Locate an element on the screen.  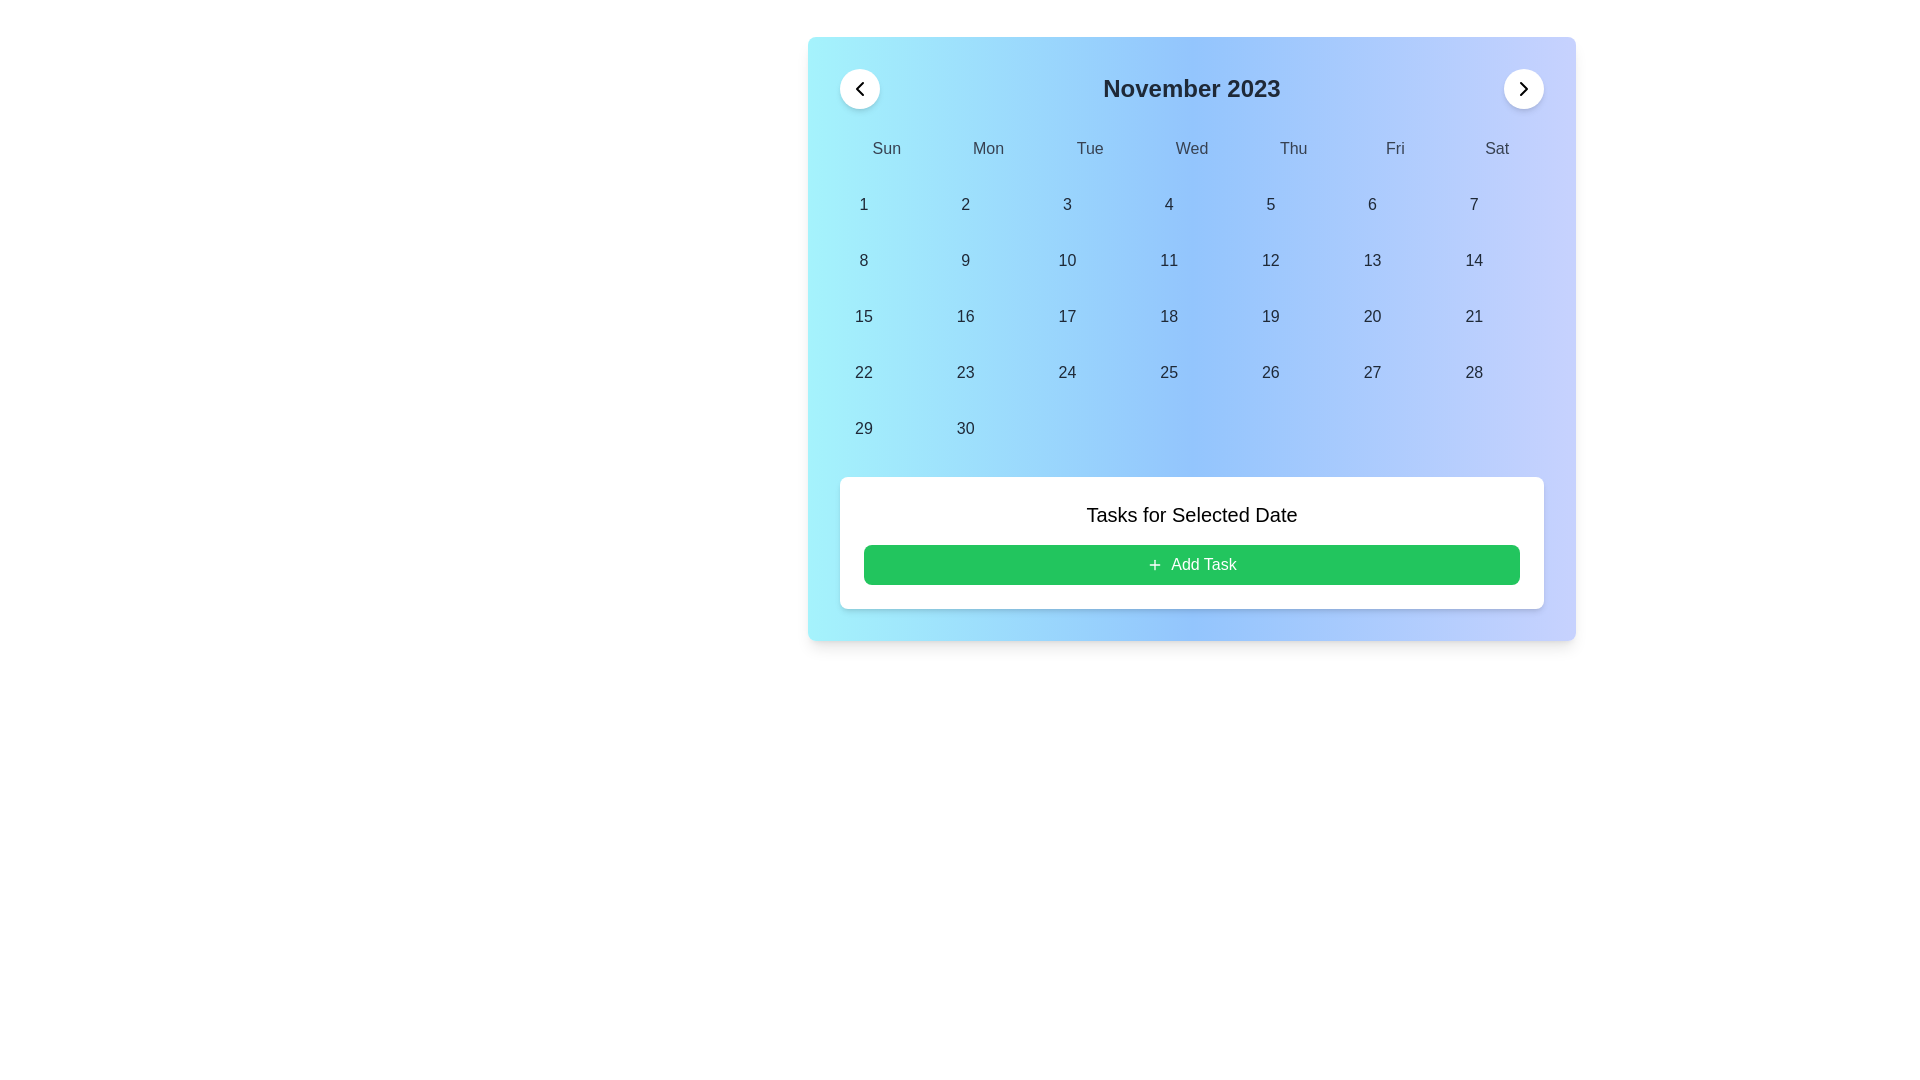
the Interactive calendar day button representing the 14th of November 2023 is located at coordinates (1474, 260).